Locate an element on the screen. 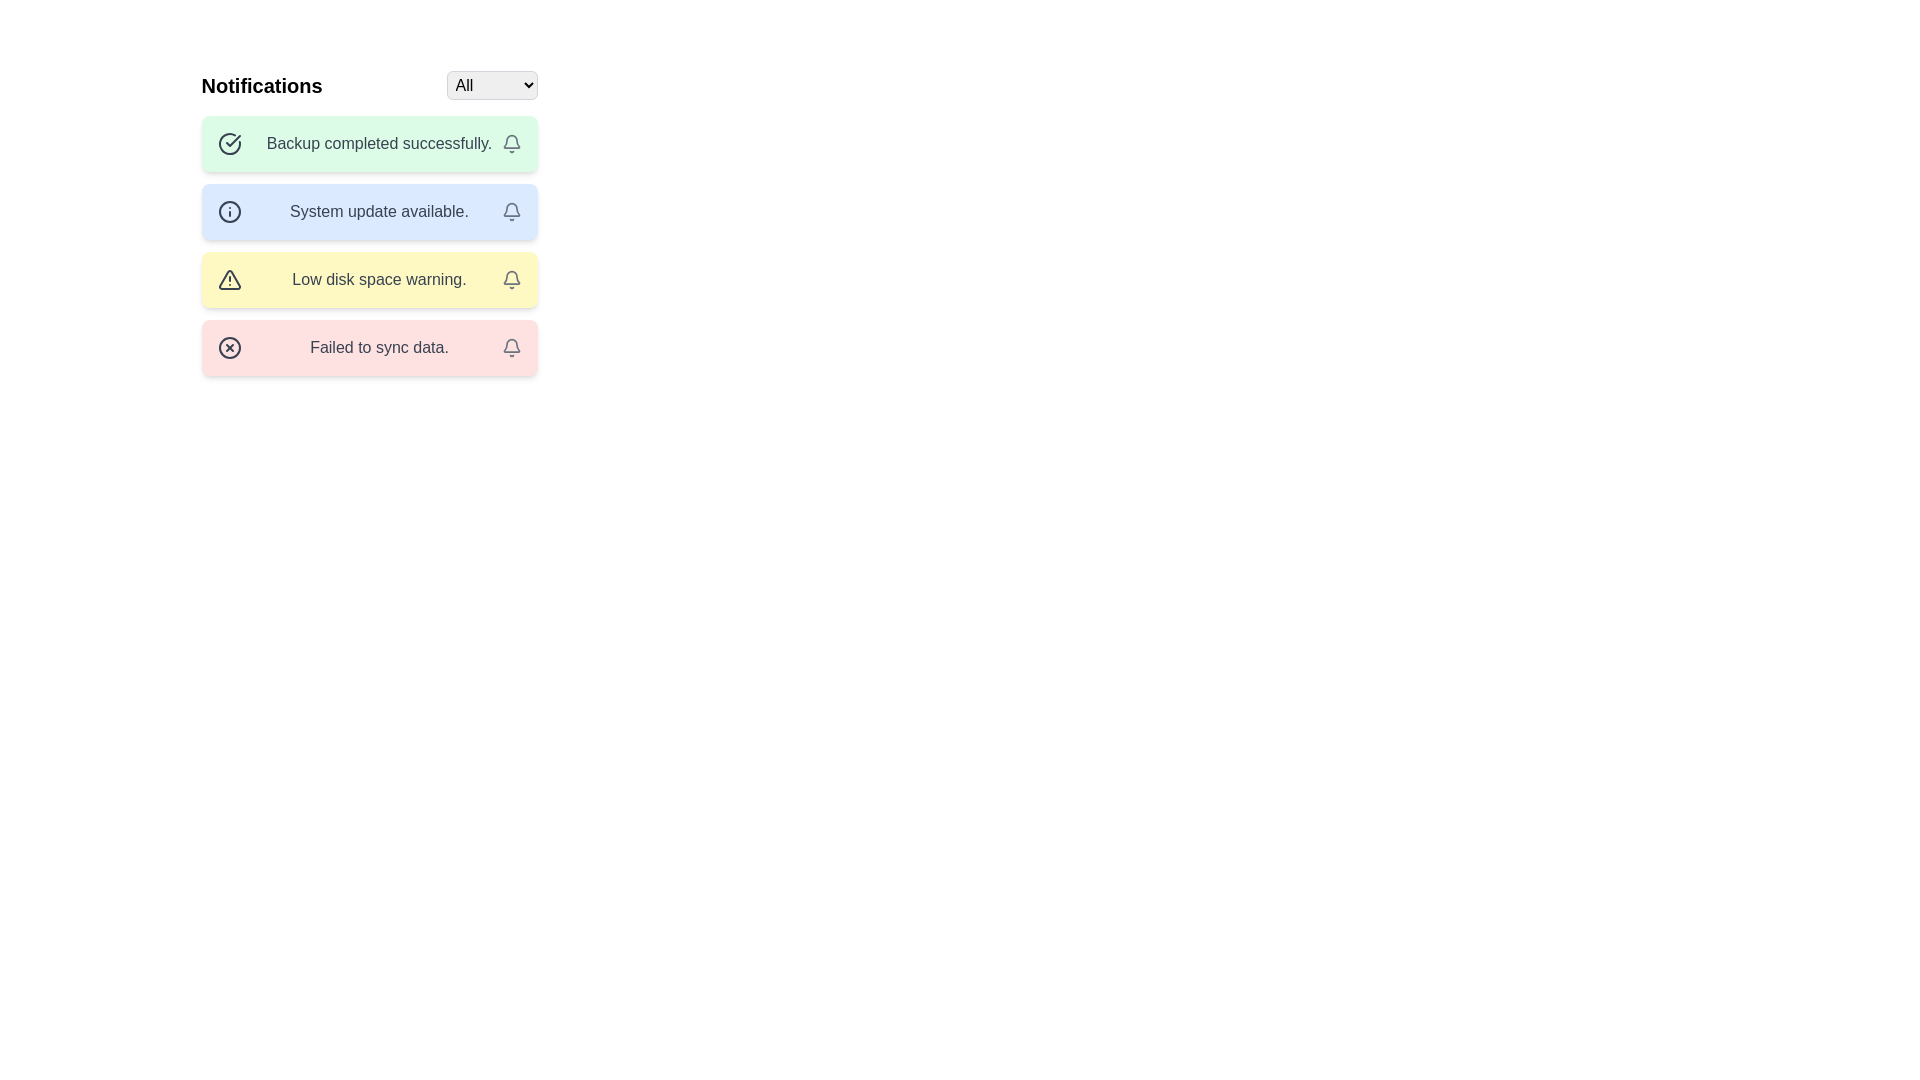 Image resolution: width=1920 pixels, height=1080 pixels. a specific option from the dropdown menu located in the top-right region of the notifications bar is located at coordinates (491, 83).